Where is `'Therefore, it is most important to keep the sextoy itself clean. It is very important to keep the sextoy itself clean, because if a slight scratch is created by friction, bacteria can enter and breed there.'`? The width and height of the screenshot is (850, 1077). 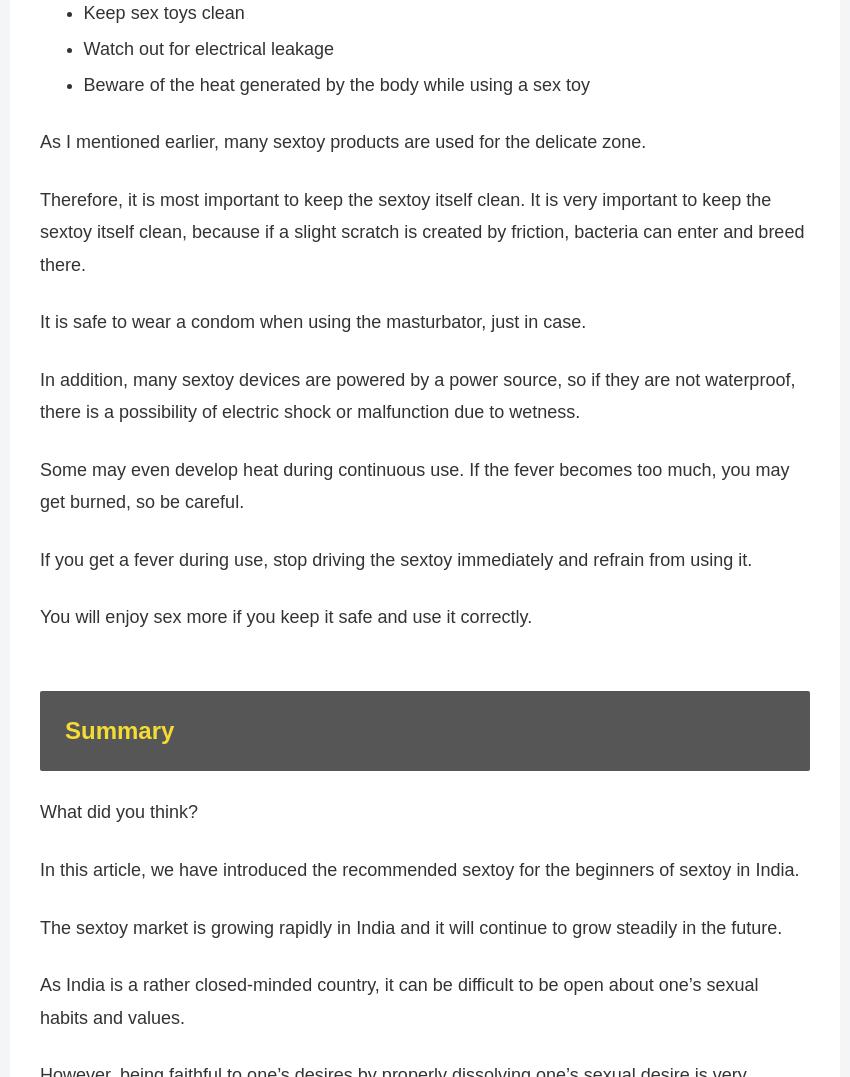 'Therefore, it is most important to keep the sextoy itself clean. It is very important to keep the sextoy itself clean, because if a slight scratch is created by friction, bacteria can enter and breed there.' is located at coordinates (39, 241).